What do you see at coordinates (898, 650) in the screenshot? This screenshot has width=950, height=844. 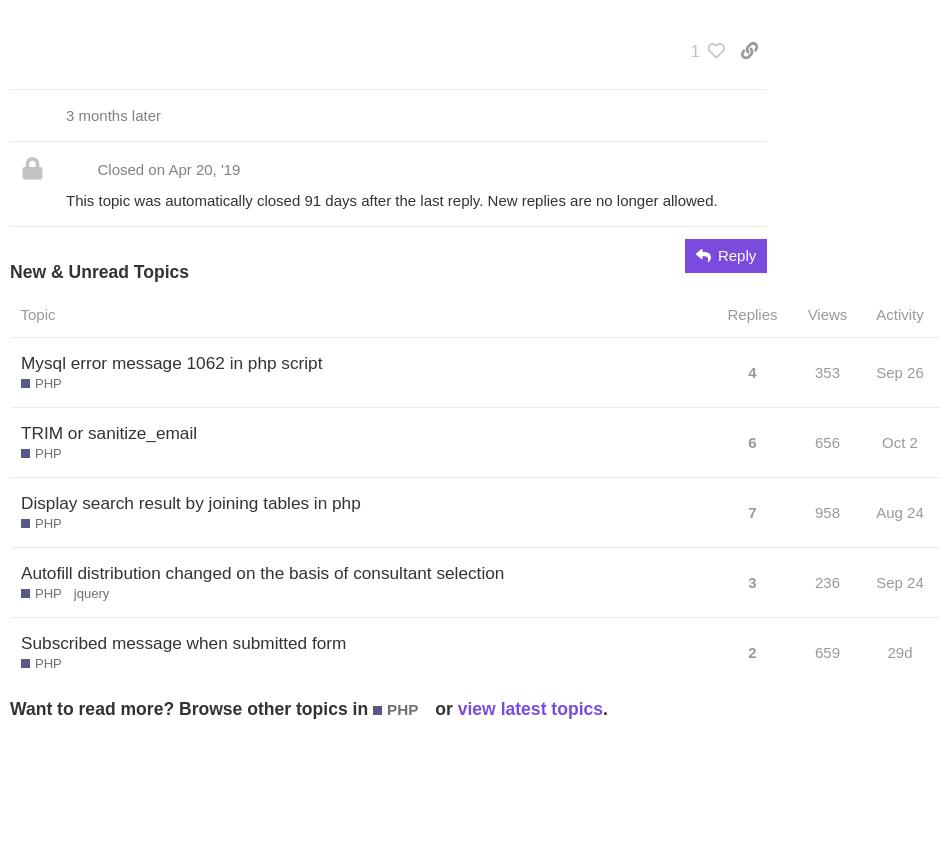 I see `'29d'` at bounding box center [898, 650].